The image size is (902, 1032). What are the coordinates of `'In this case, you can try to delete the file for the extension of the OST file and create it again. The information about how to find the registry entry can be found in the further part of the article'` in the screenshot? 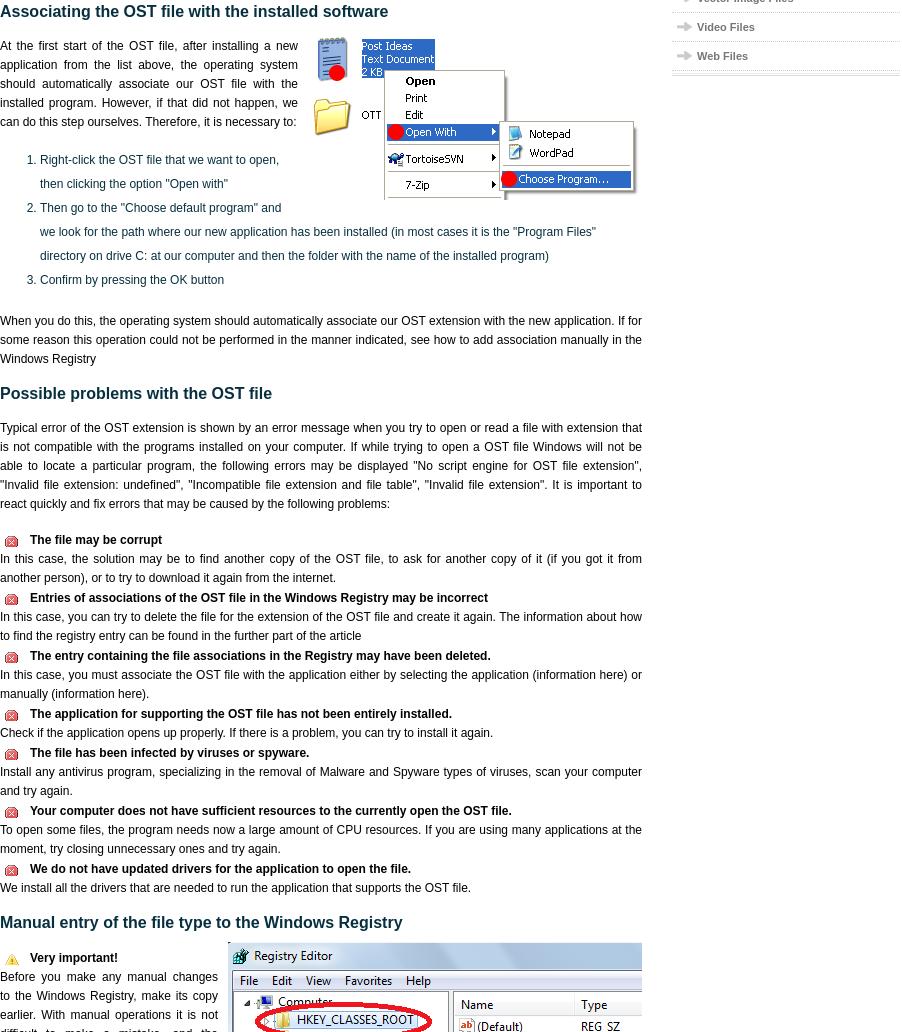 It's located at (320, 626).